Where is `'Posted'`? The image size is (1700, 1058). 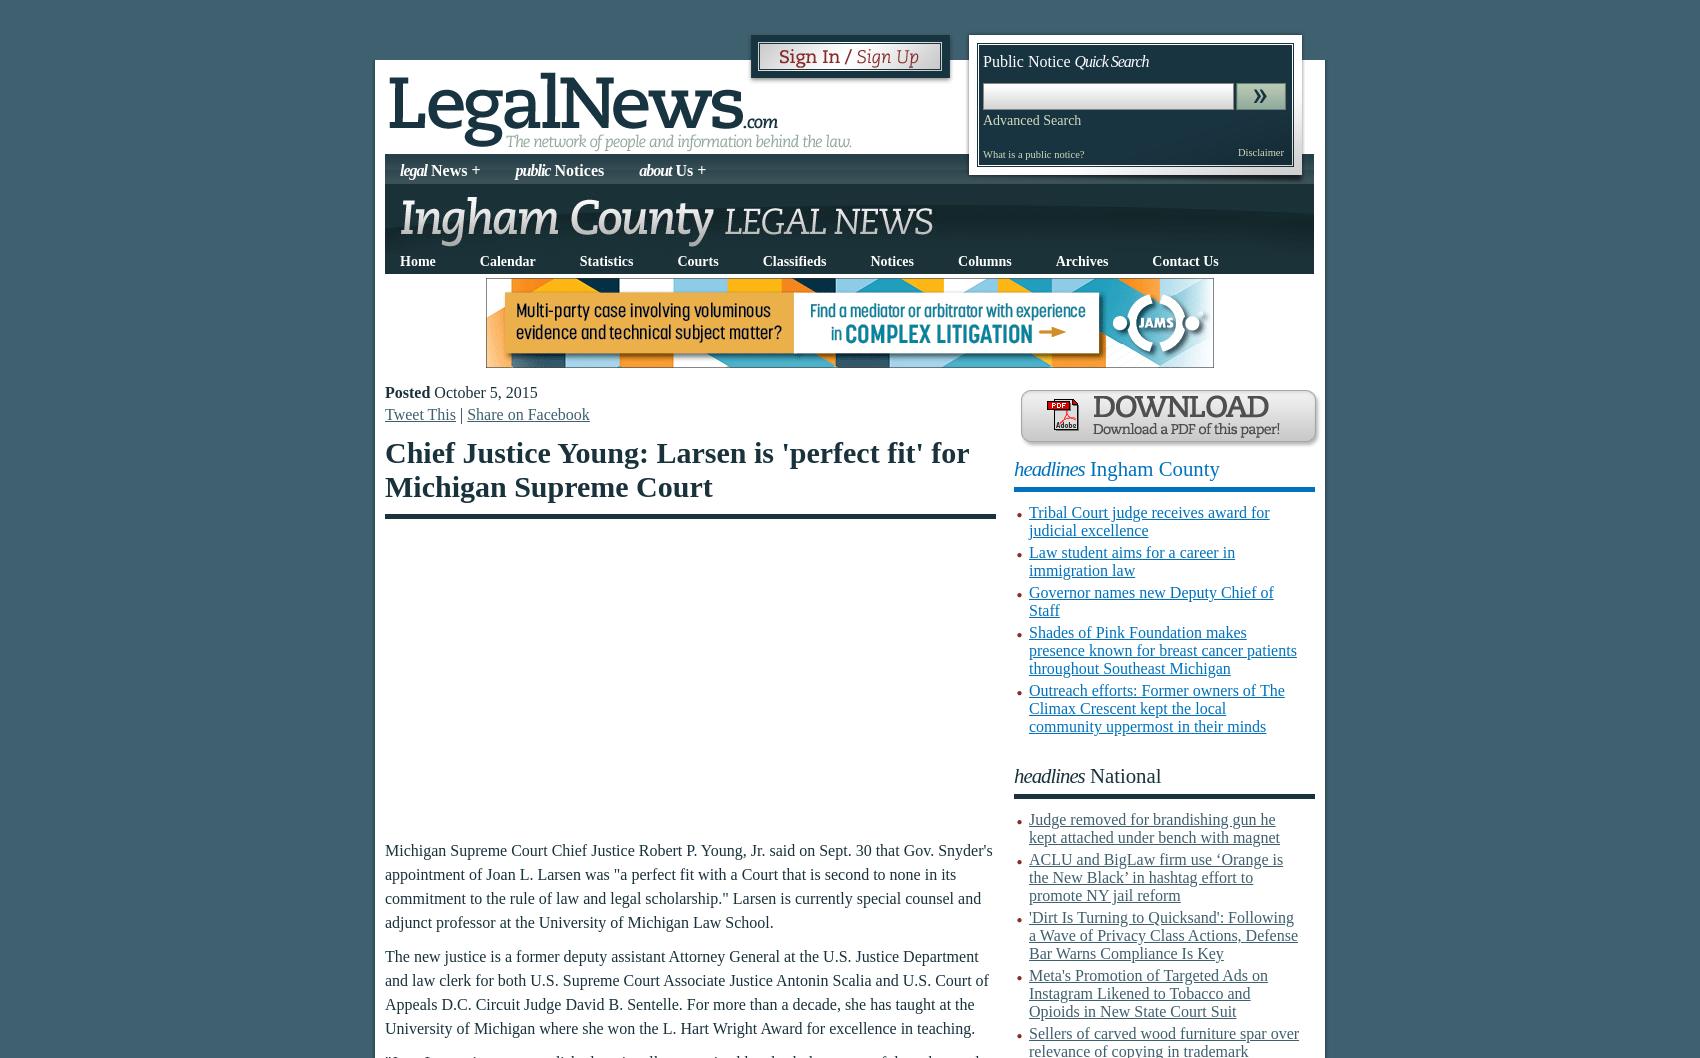
'Posted' is located at coordinates (406, 392).